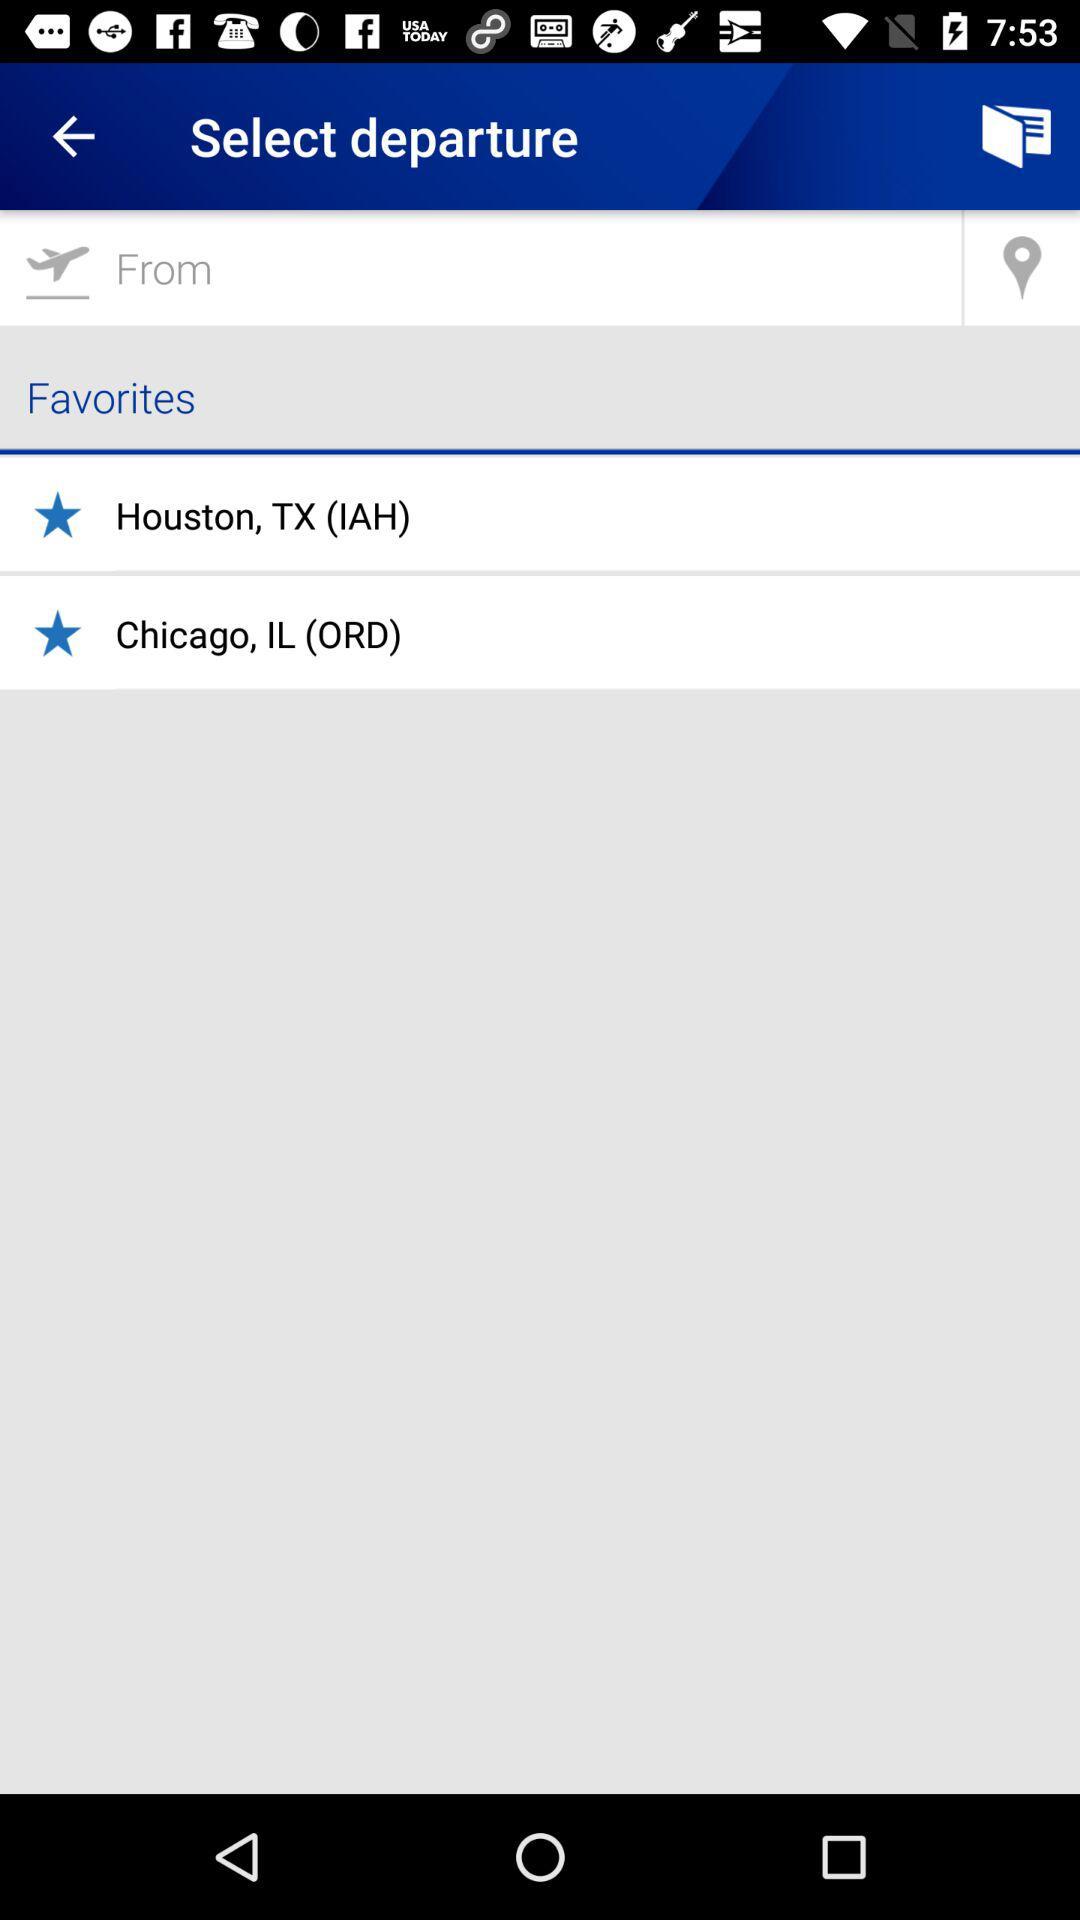 This screenshot has height=1920, width=1080. I want to click on go airplanemode, so click(480, 266).